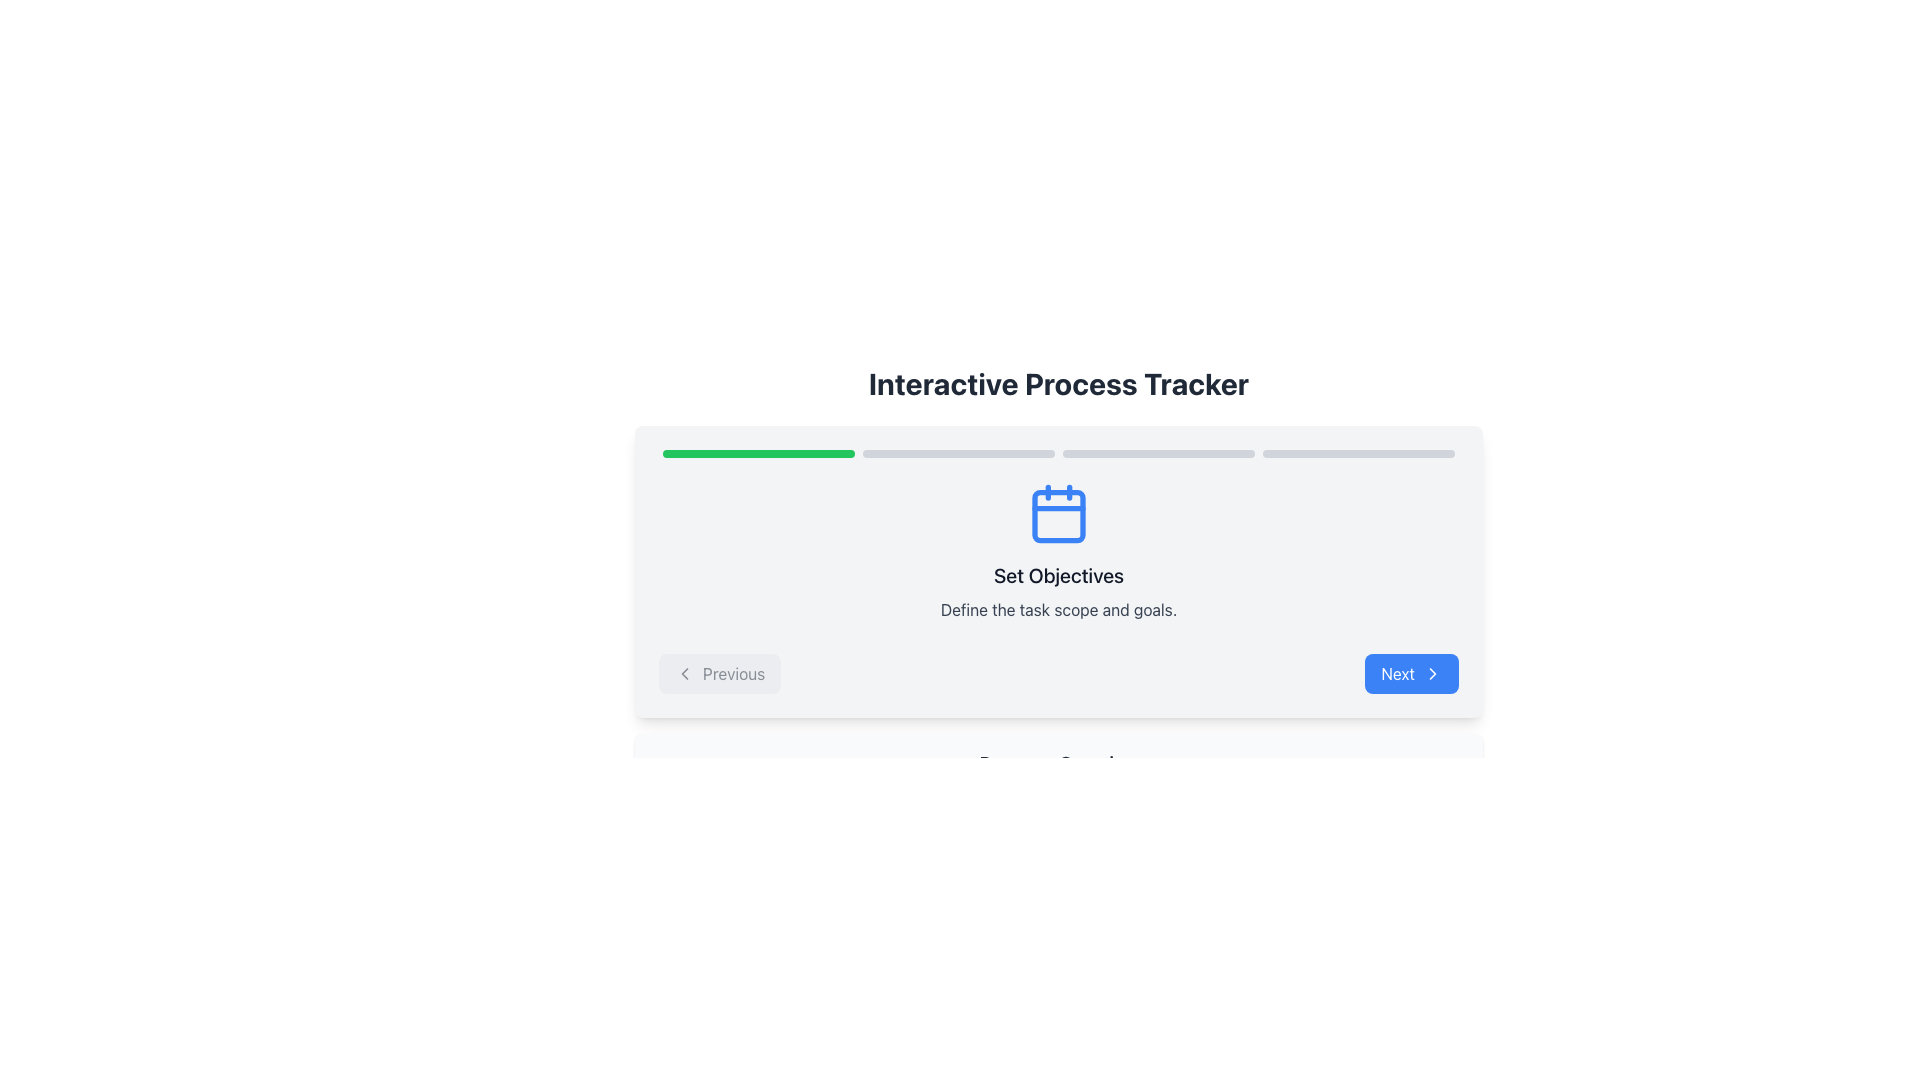 Image resolution: width=1920 pixels, height=1080 pixels. I want to click on the second segment of the progress bar, which represents an unachieved step in a multi-step progress tracker, so click(958, 454).